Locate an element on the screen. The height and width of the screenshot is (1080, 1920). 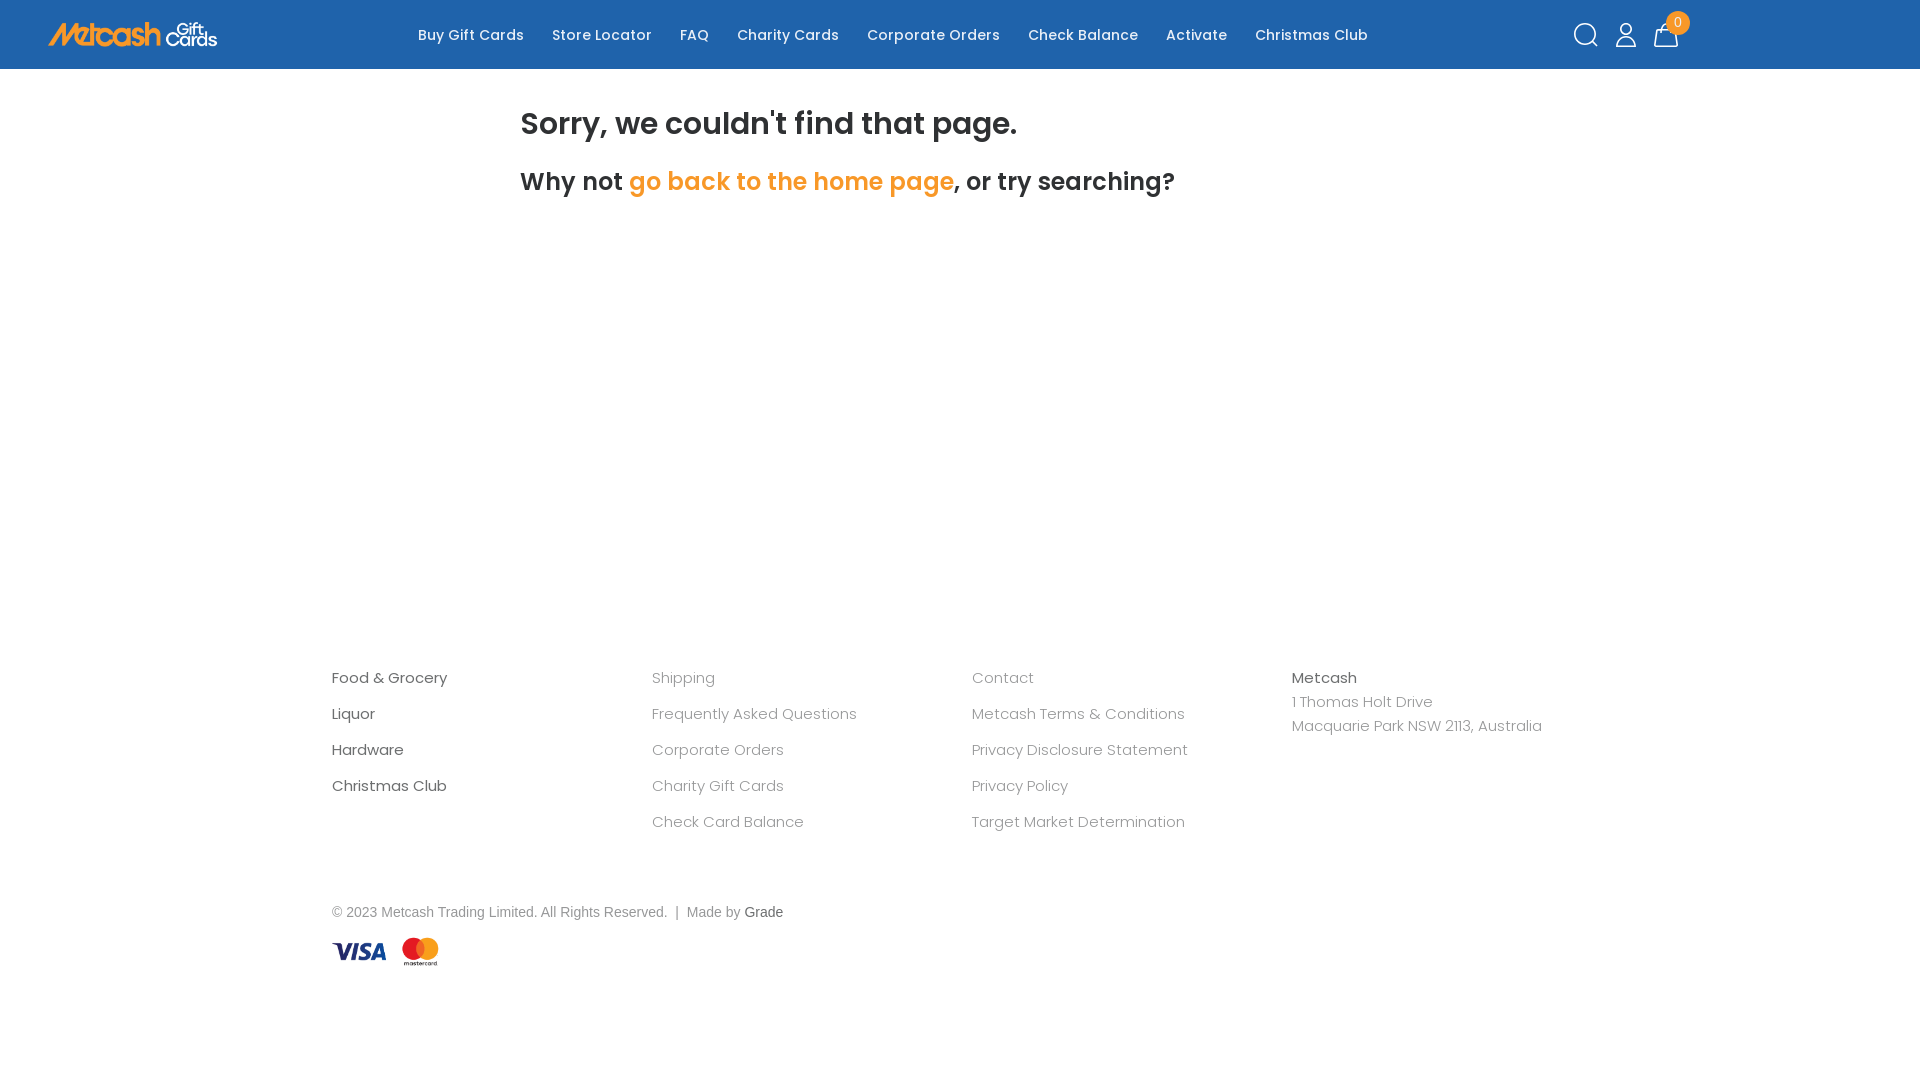
'Target Market Determination' is located at coordinates (971, 821).